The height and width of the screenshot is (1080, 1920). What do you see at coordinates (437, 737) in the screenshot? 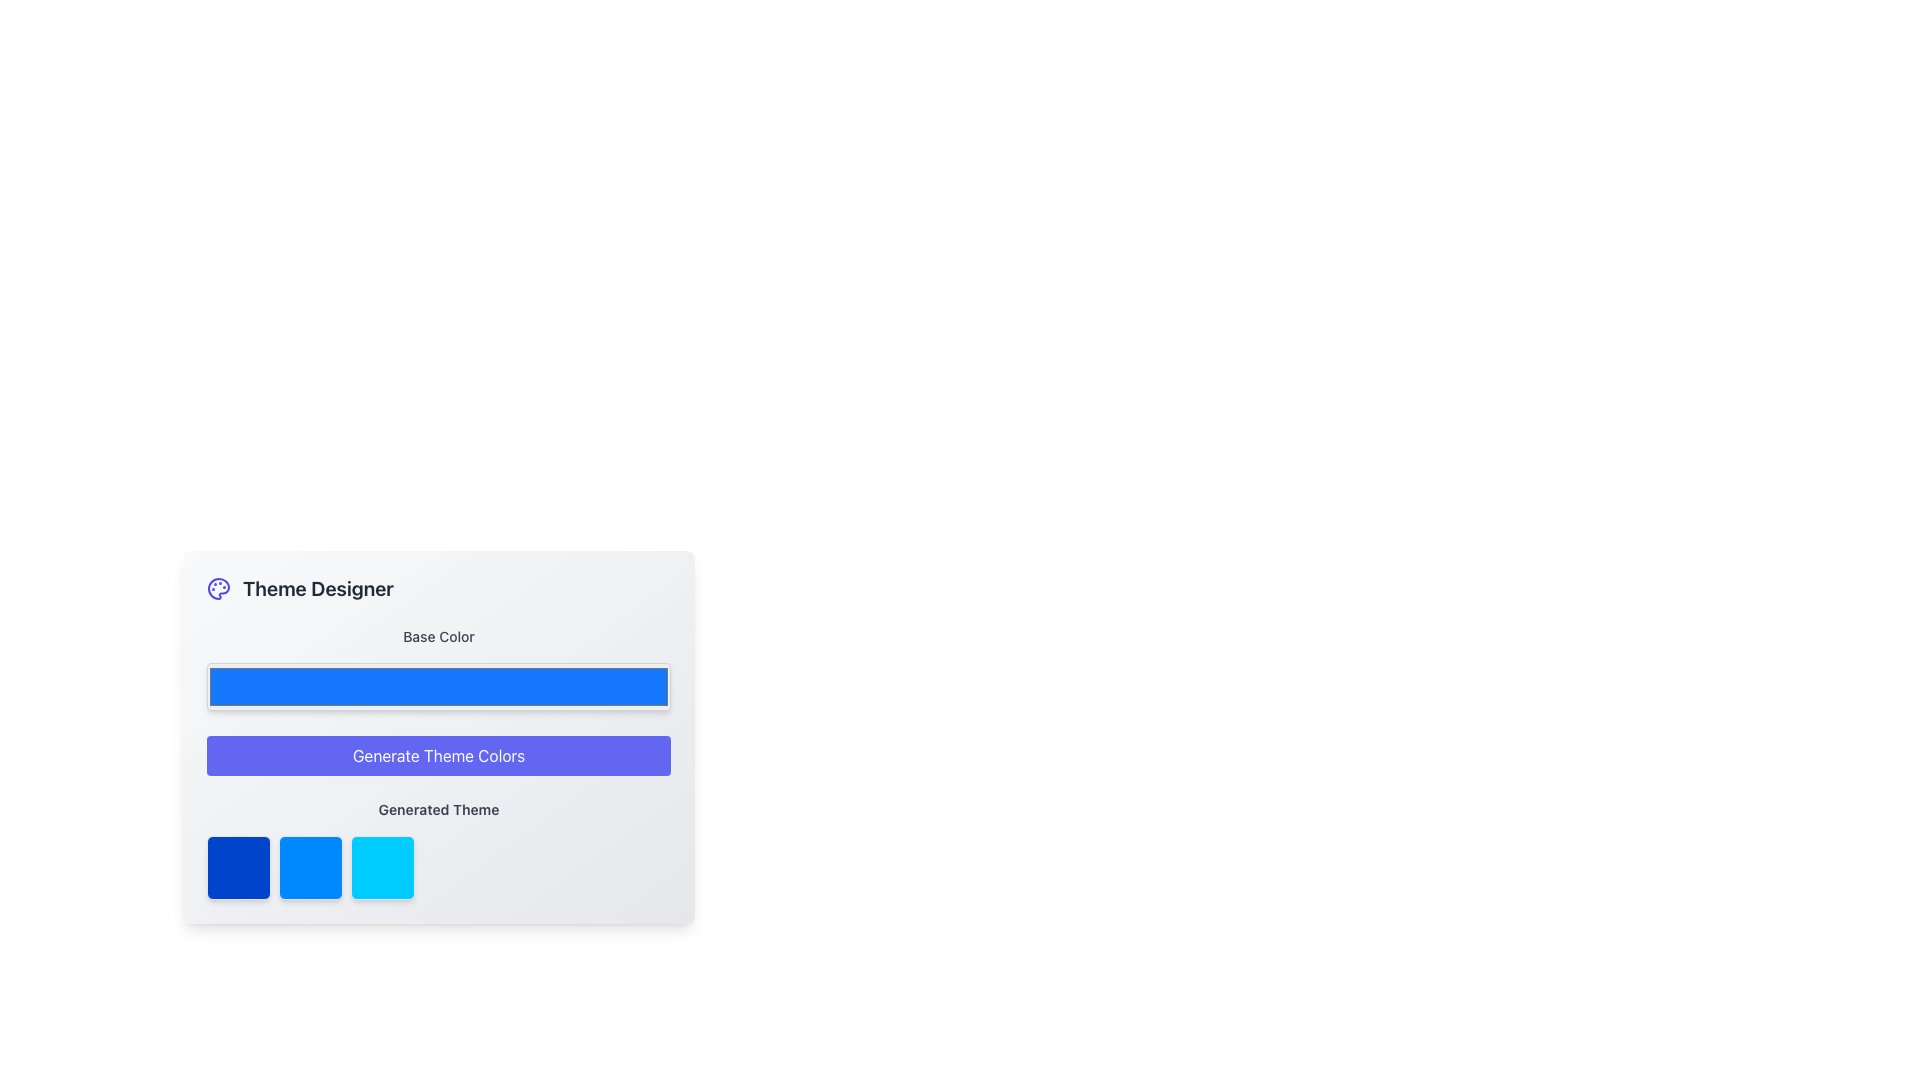
I see `the theme color generation button located in the central part of the 'Theme Designer' card, which is below the 'Base Color' section and above the 'Generated Theme' section` at bounding box center [437, 737].